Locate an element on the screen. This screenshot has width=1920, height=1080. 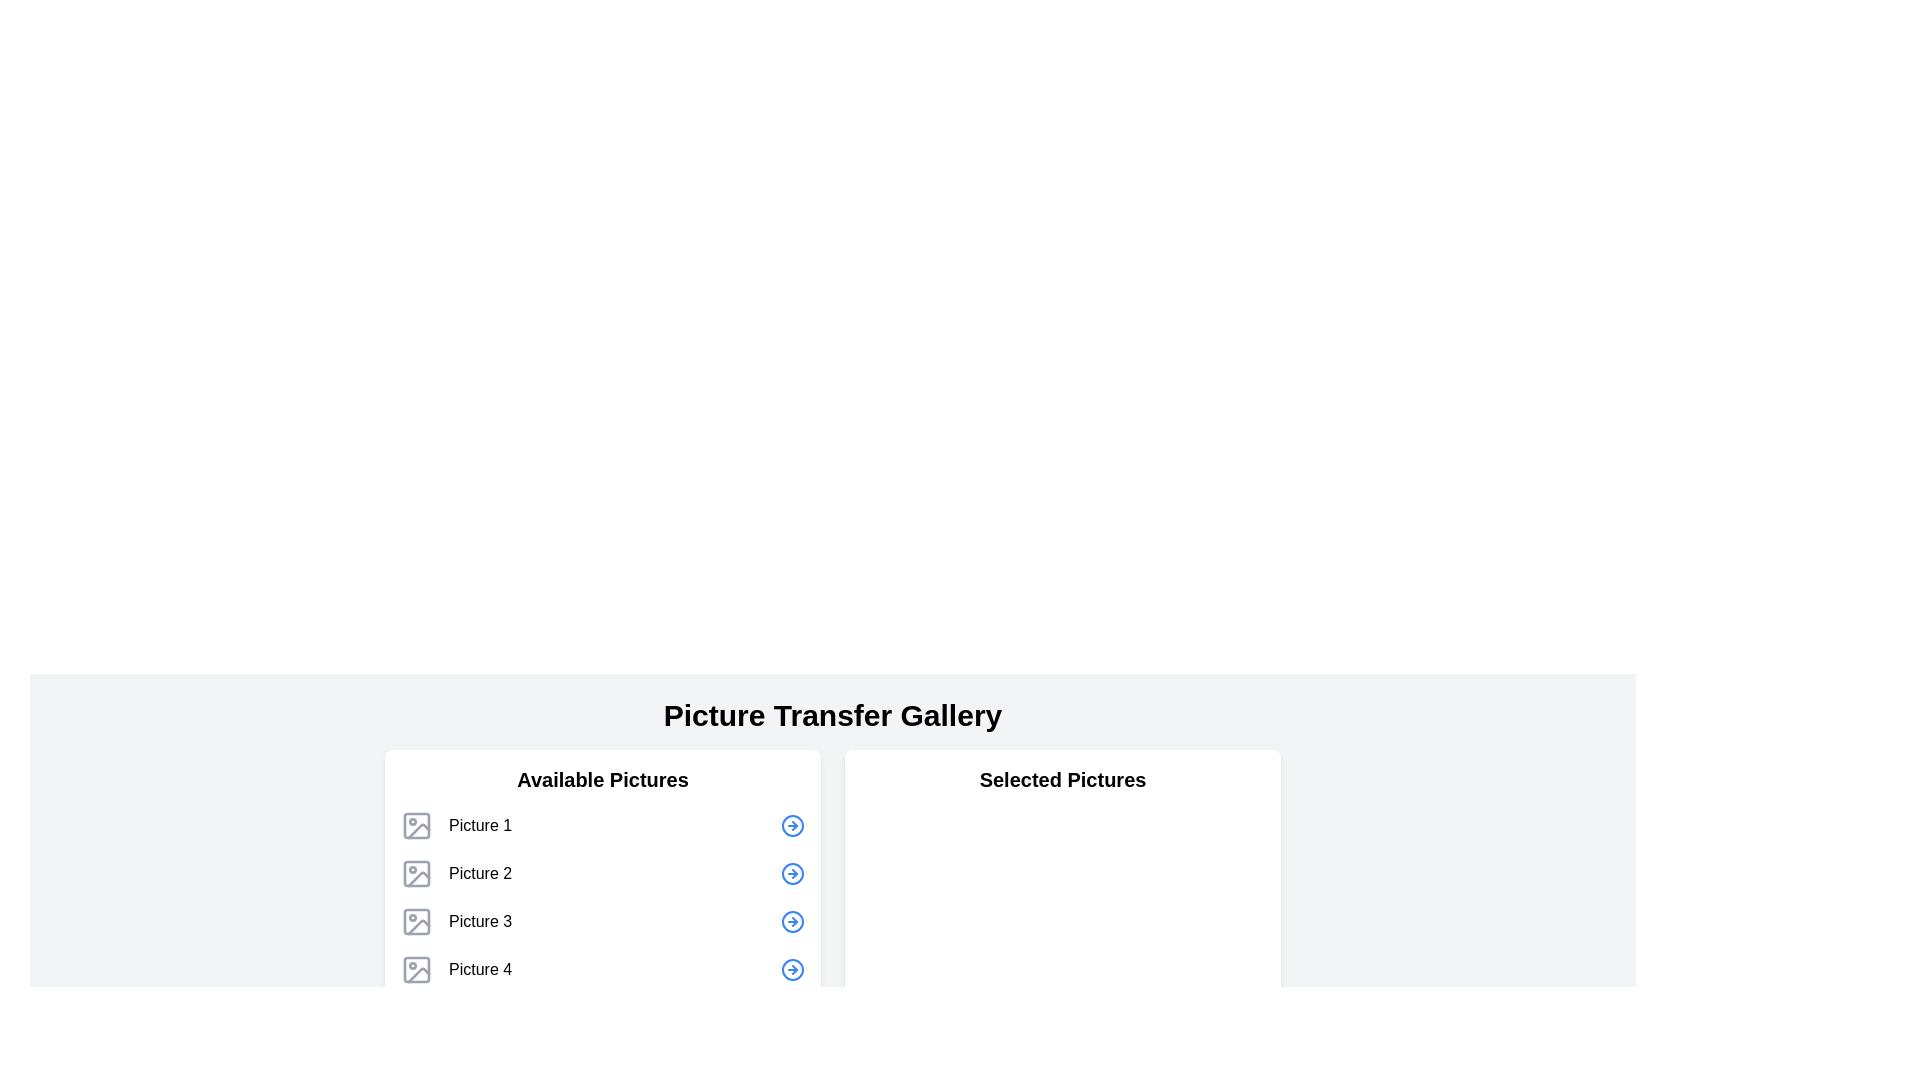
the circular icon with a 10-pixel radius that is part of the right-arrow graphic in the 'Available Pictures' section is located at coordinates (791, 921).